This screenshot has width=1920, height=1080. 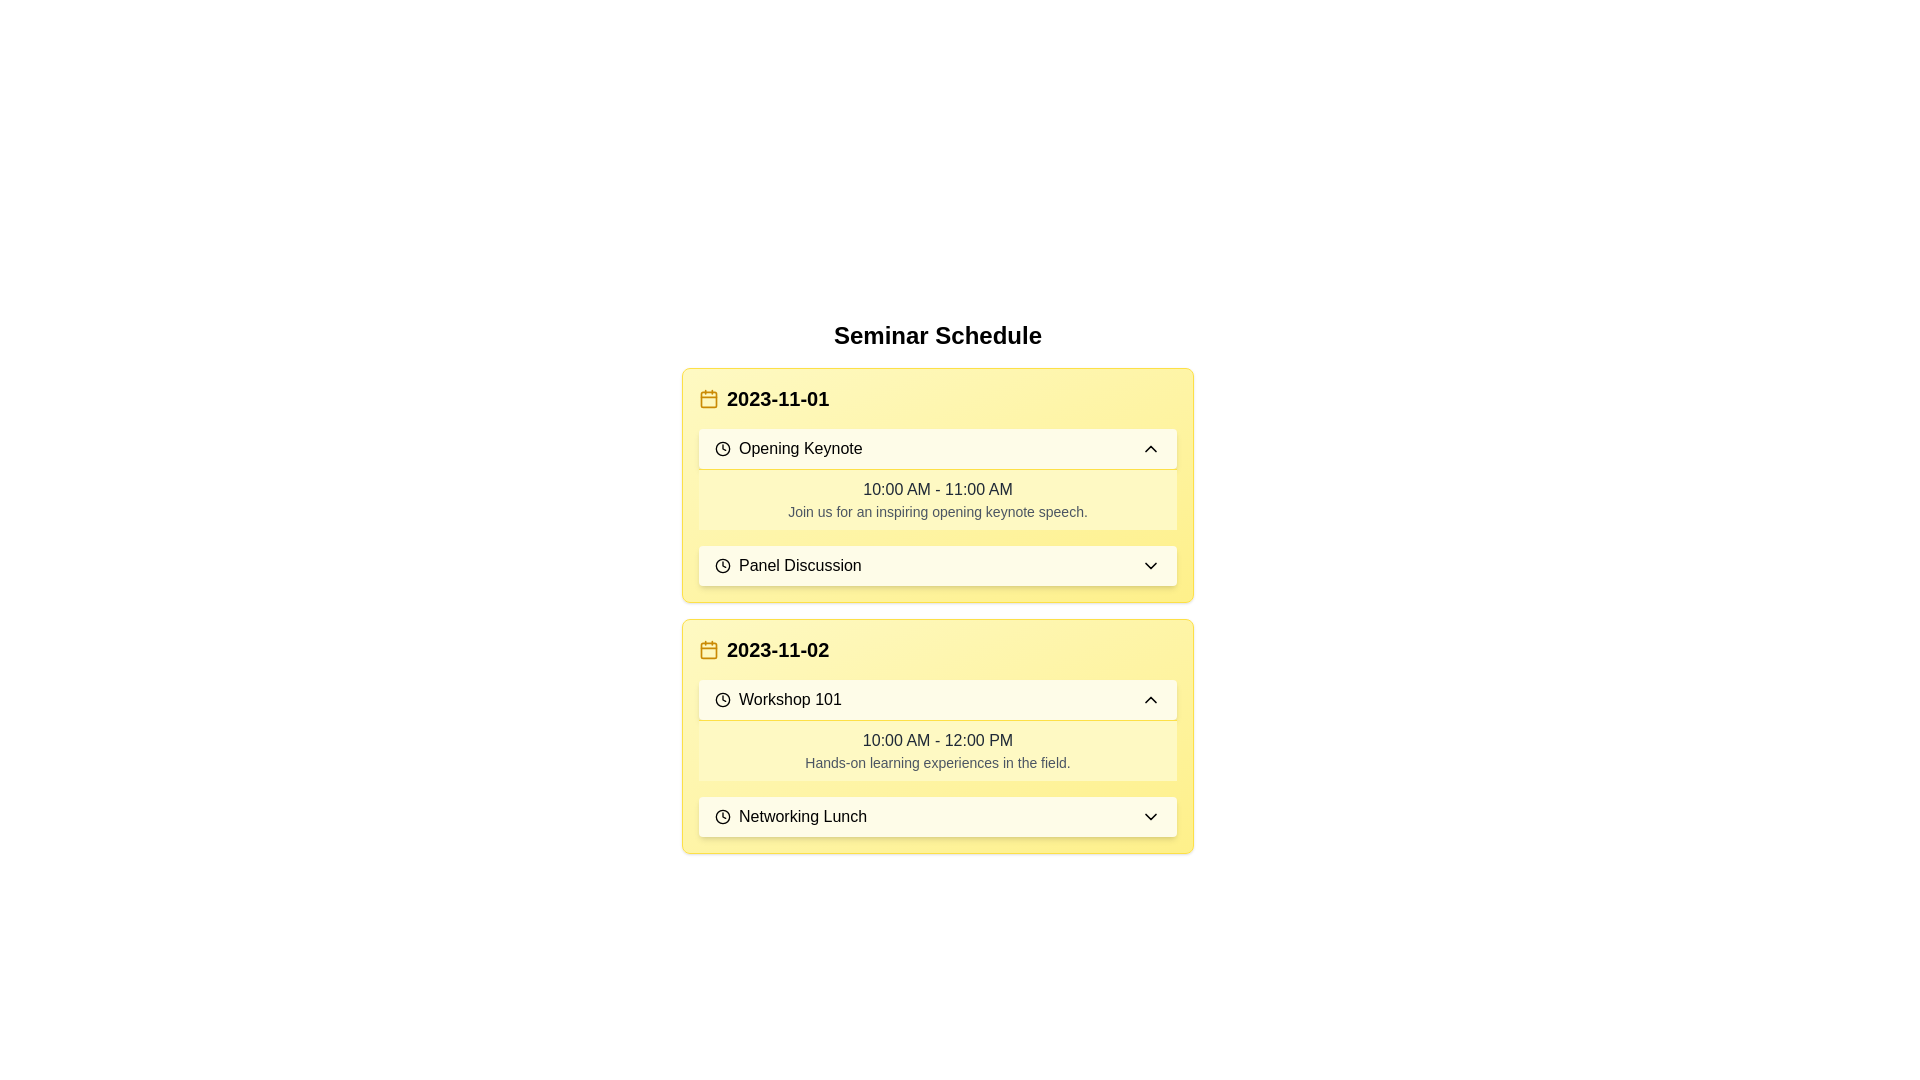 What do you see at coordinates (709, 650) in the screenshot?
I see `the calendar icon located adjacent to the date '2023-11-02'` at bounding box center [709, 650].